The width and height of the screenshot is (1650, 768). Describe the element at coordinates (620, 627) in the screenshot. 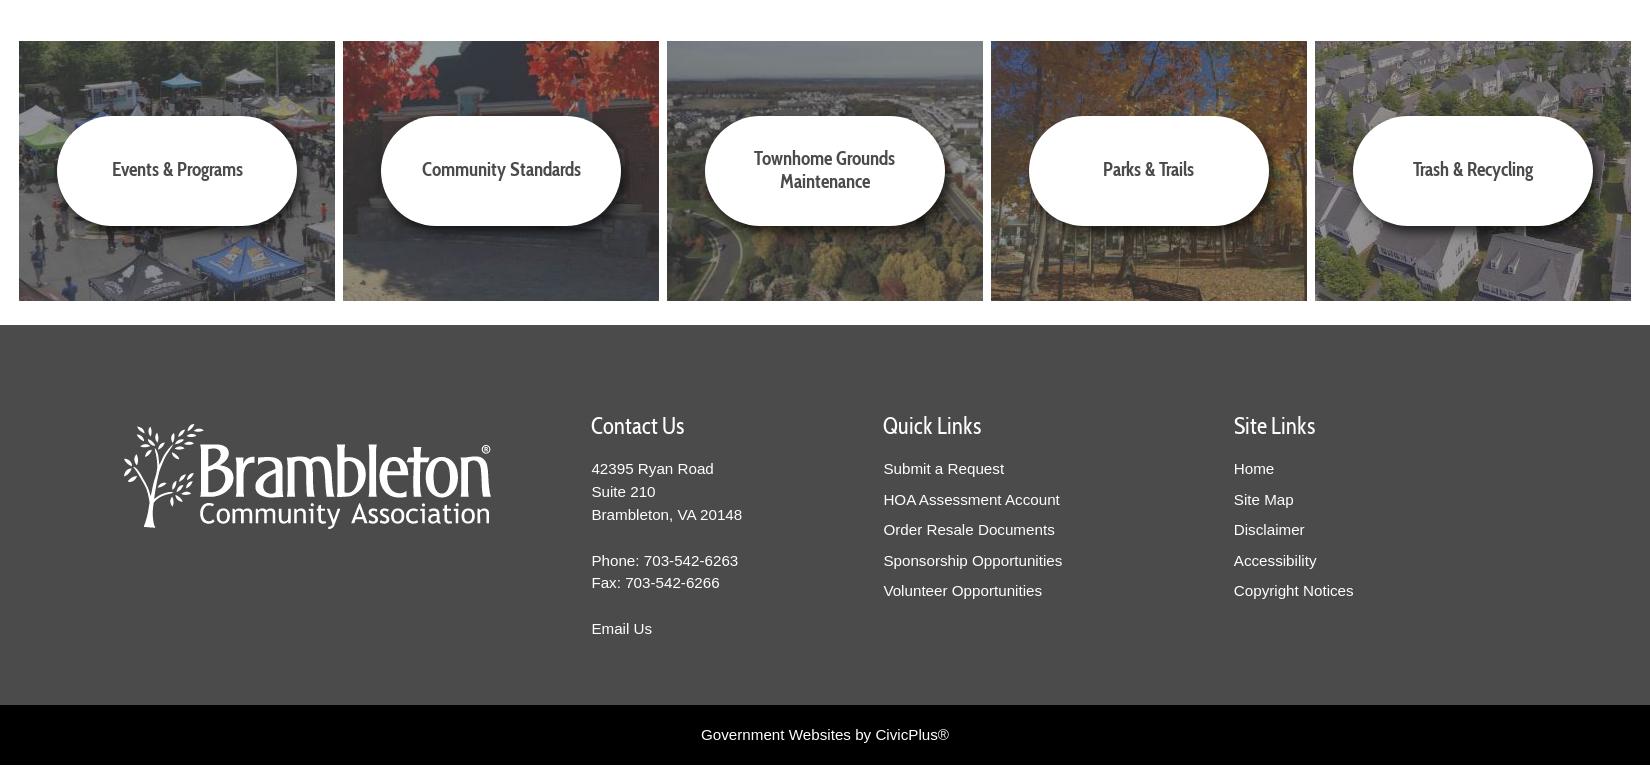

I see `'Email Us'` at that location.